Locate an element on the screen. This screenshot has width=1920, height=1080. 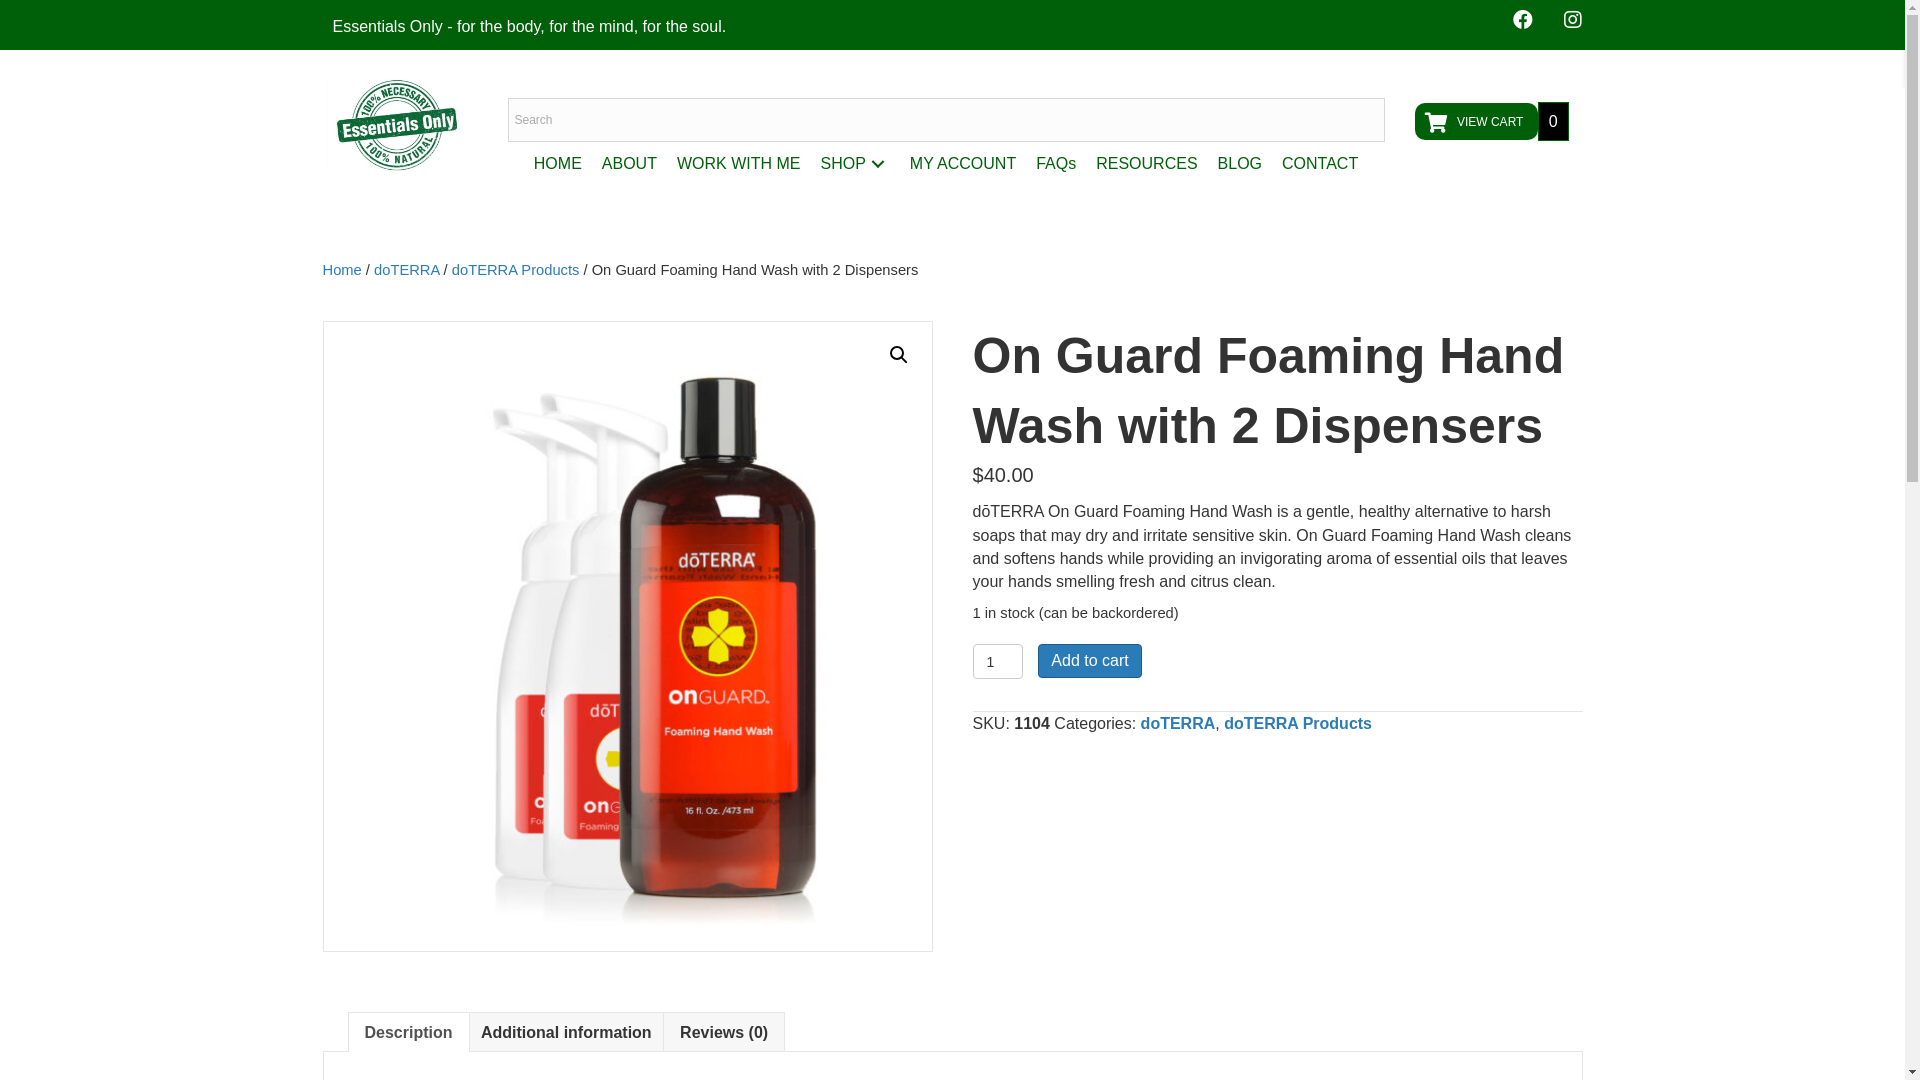
'MY ACCOUNT' is located at coordinates (963, 162).